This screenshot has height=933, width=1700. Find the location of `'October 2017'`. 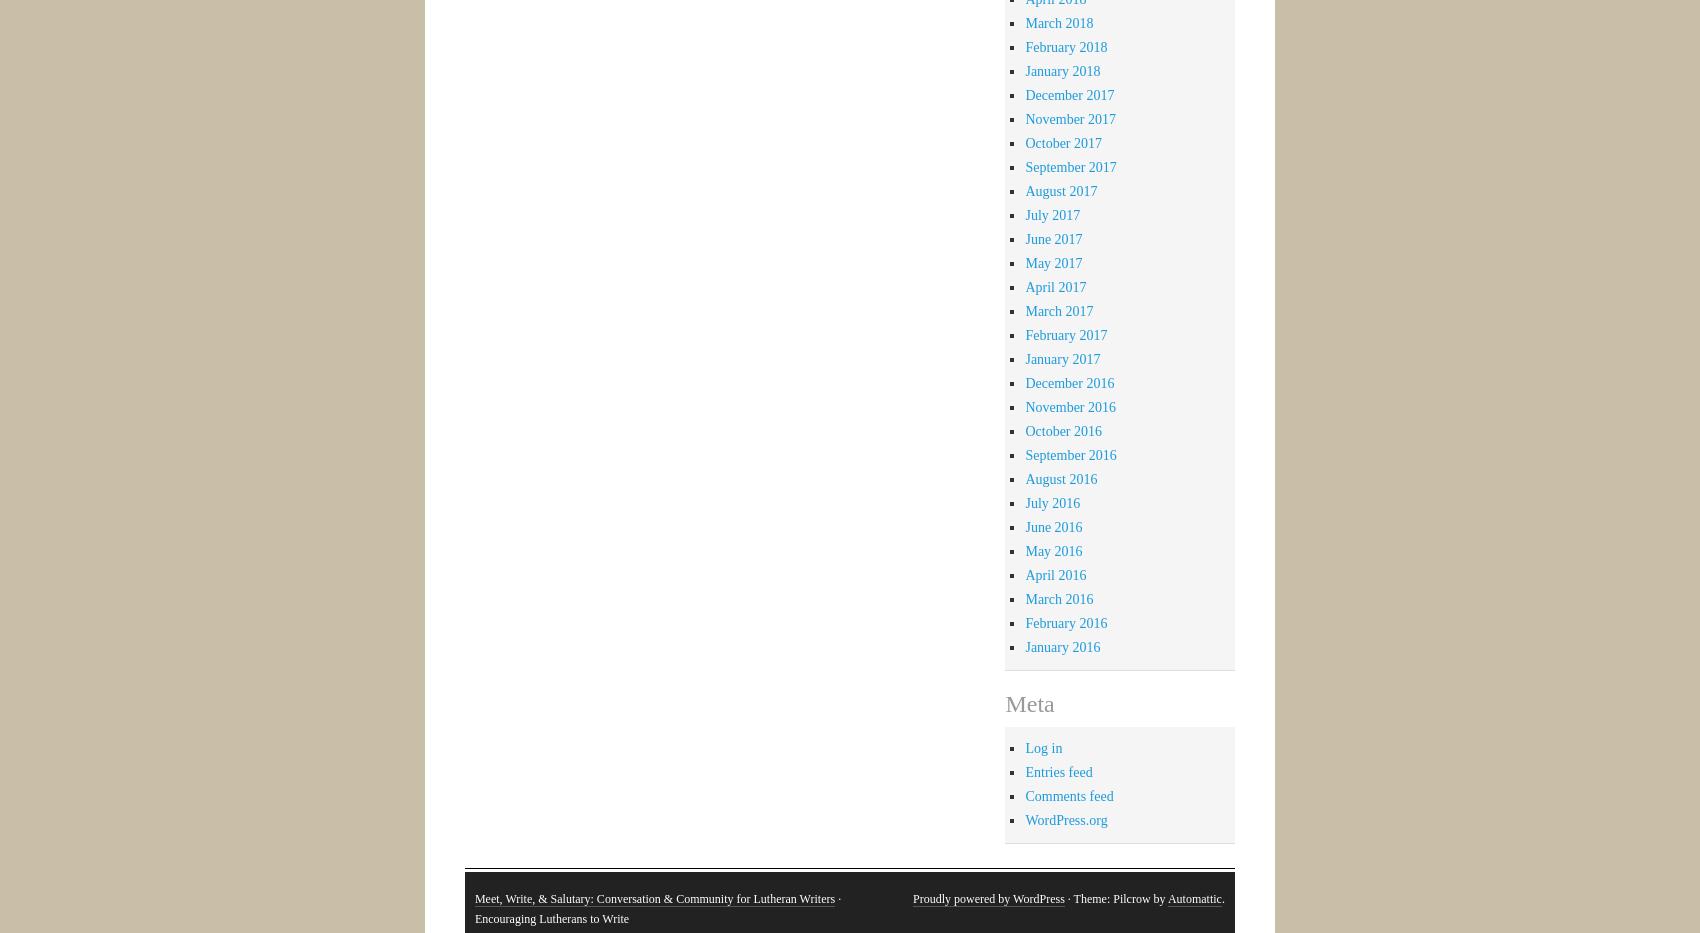

'October 2017' is located at coordinates (1063, 141).